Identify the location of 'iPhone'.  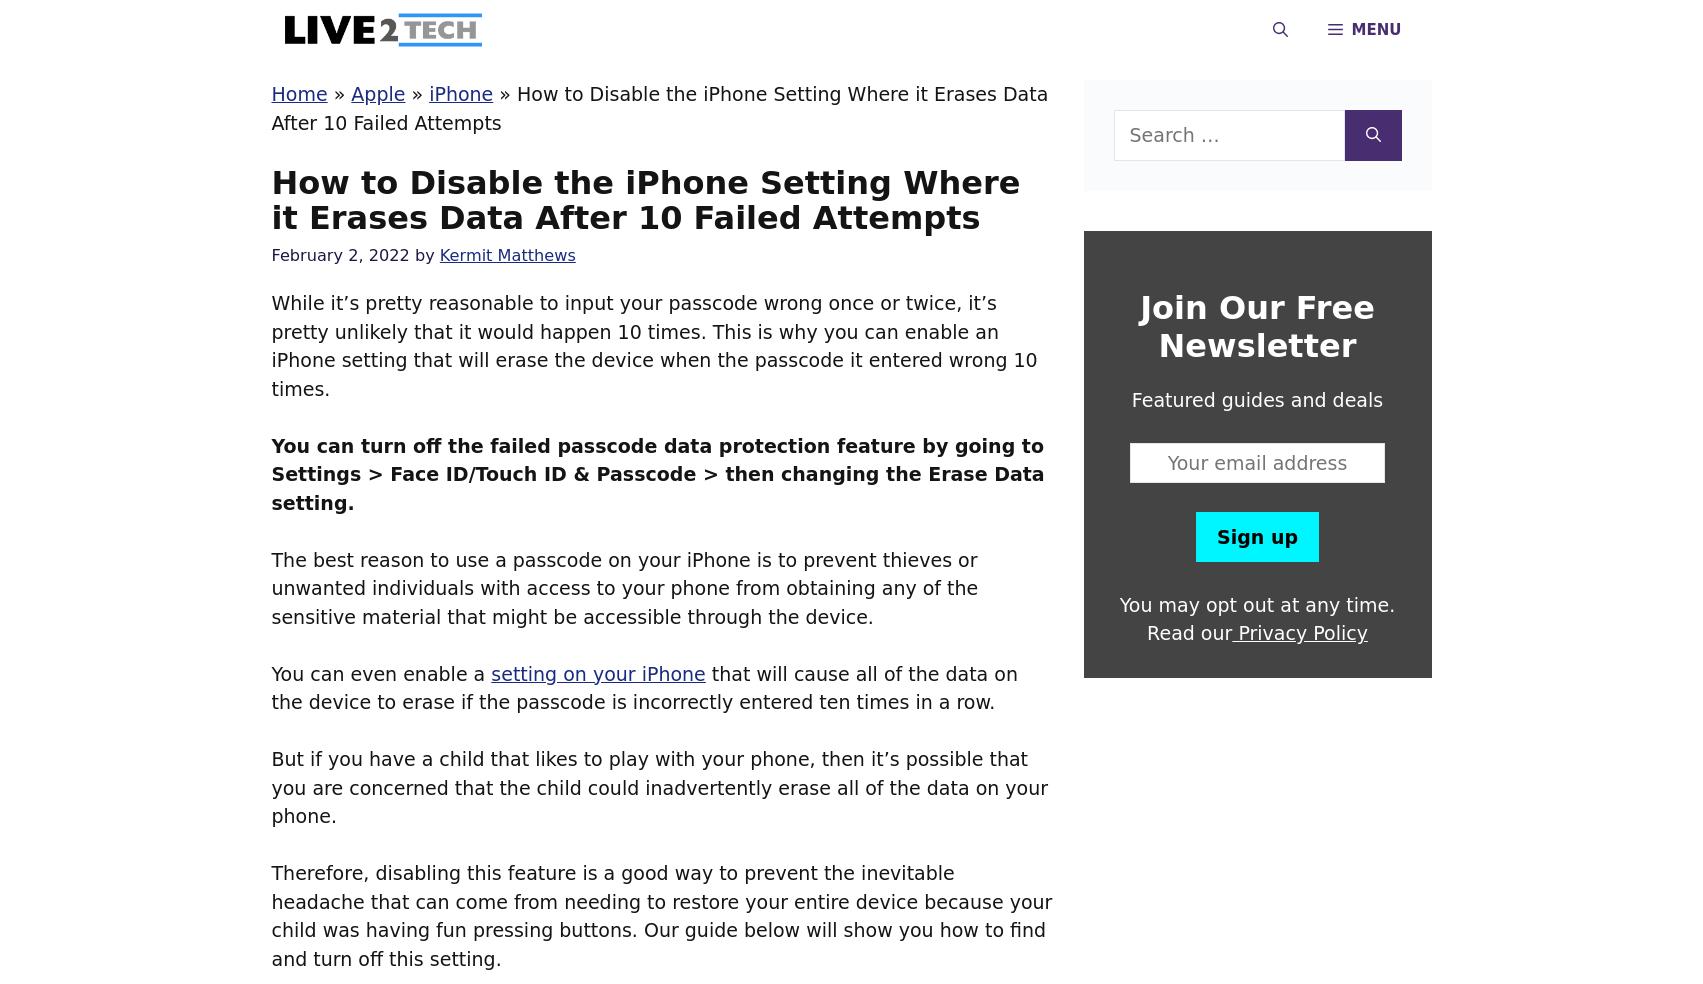
(461, 92).